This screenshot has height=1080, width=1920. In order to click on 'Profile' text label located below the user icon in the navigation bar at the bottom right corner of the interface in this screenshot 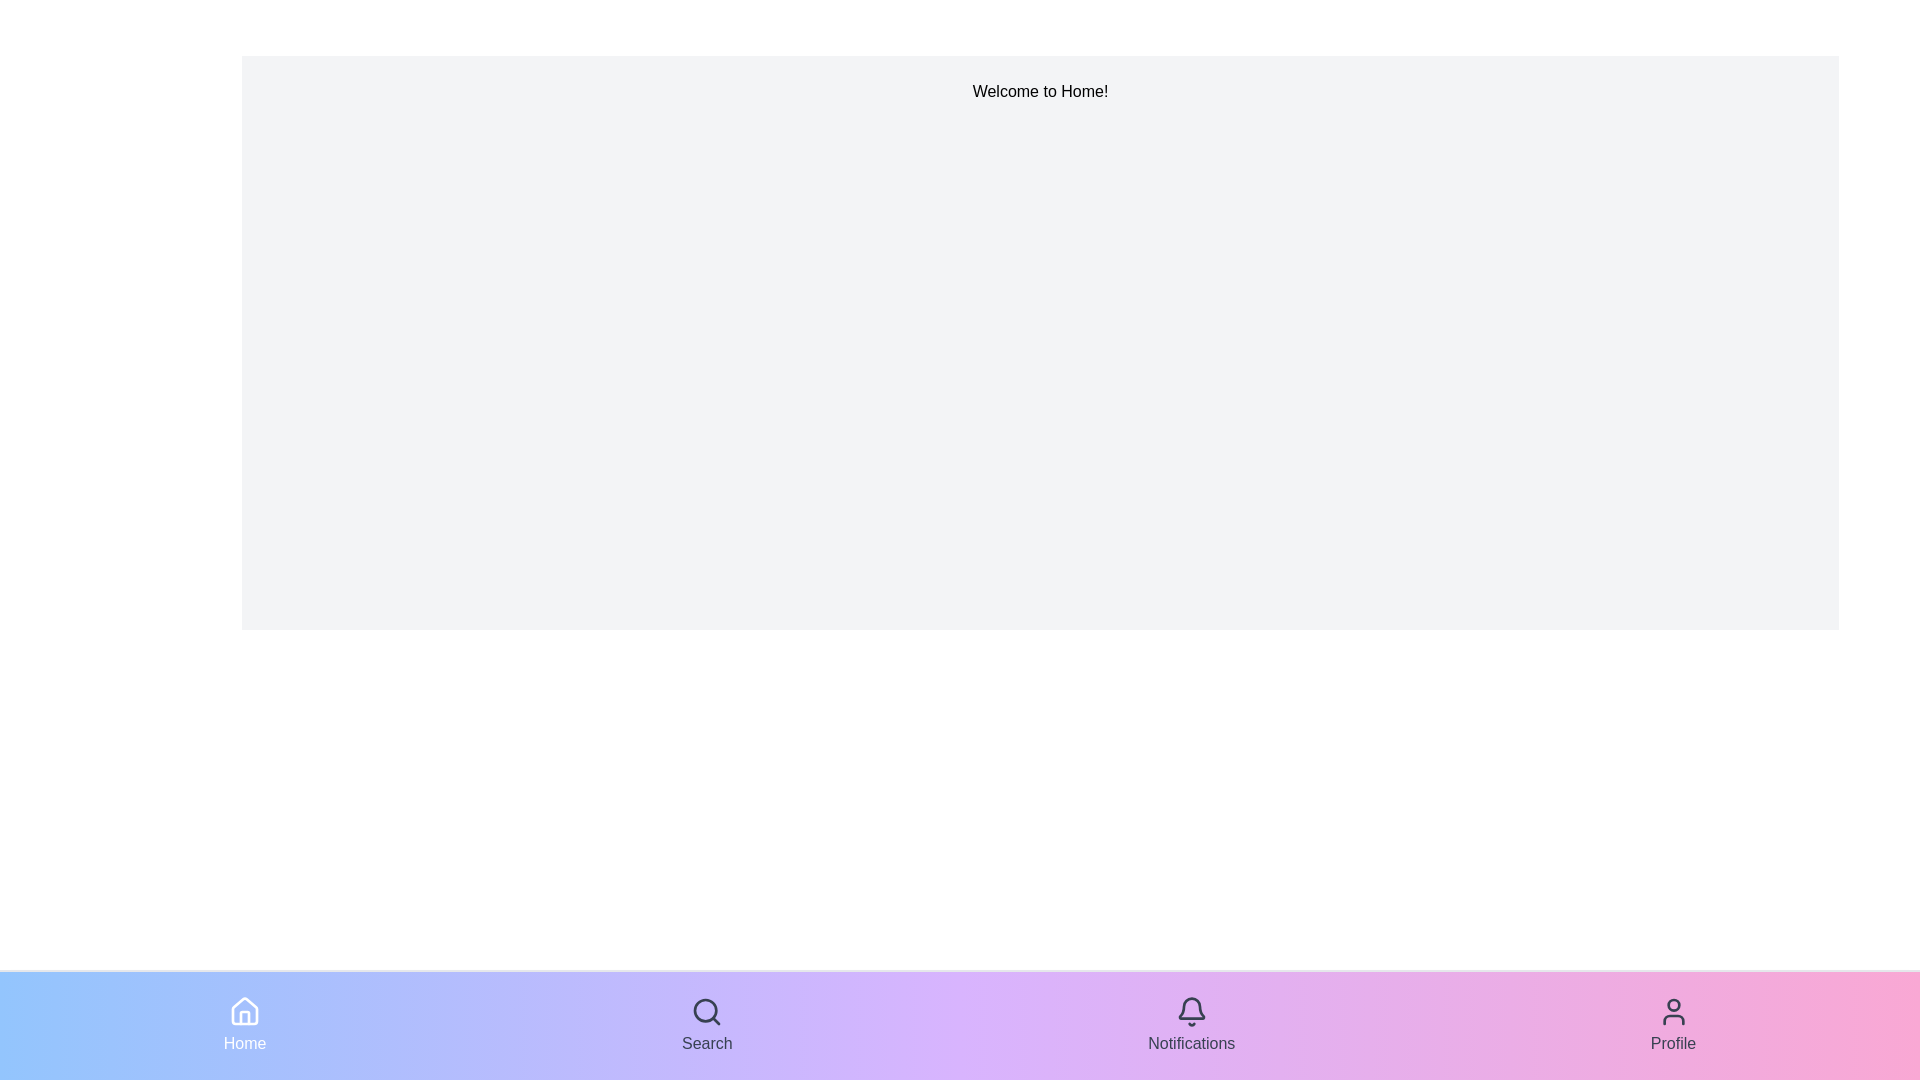, I will do `click(1673, 1043)`.